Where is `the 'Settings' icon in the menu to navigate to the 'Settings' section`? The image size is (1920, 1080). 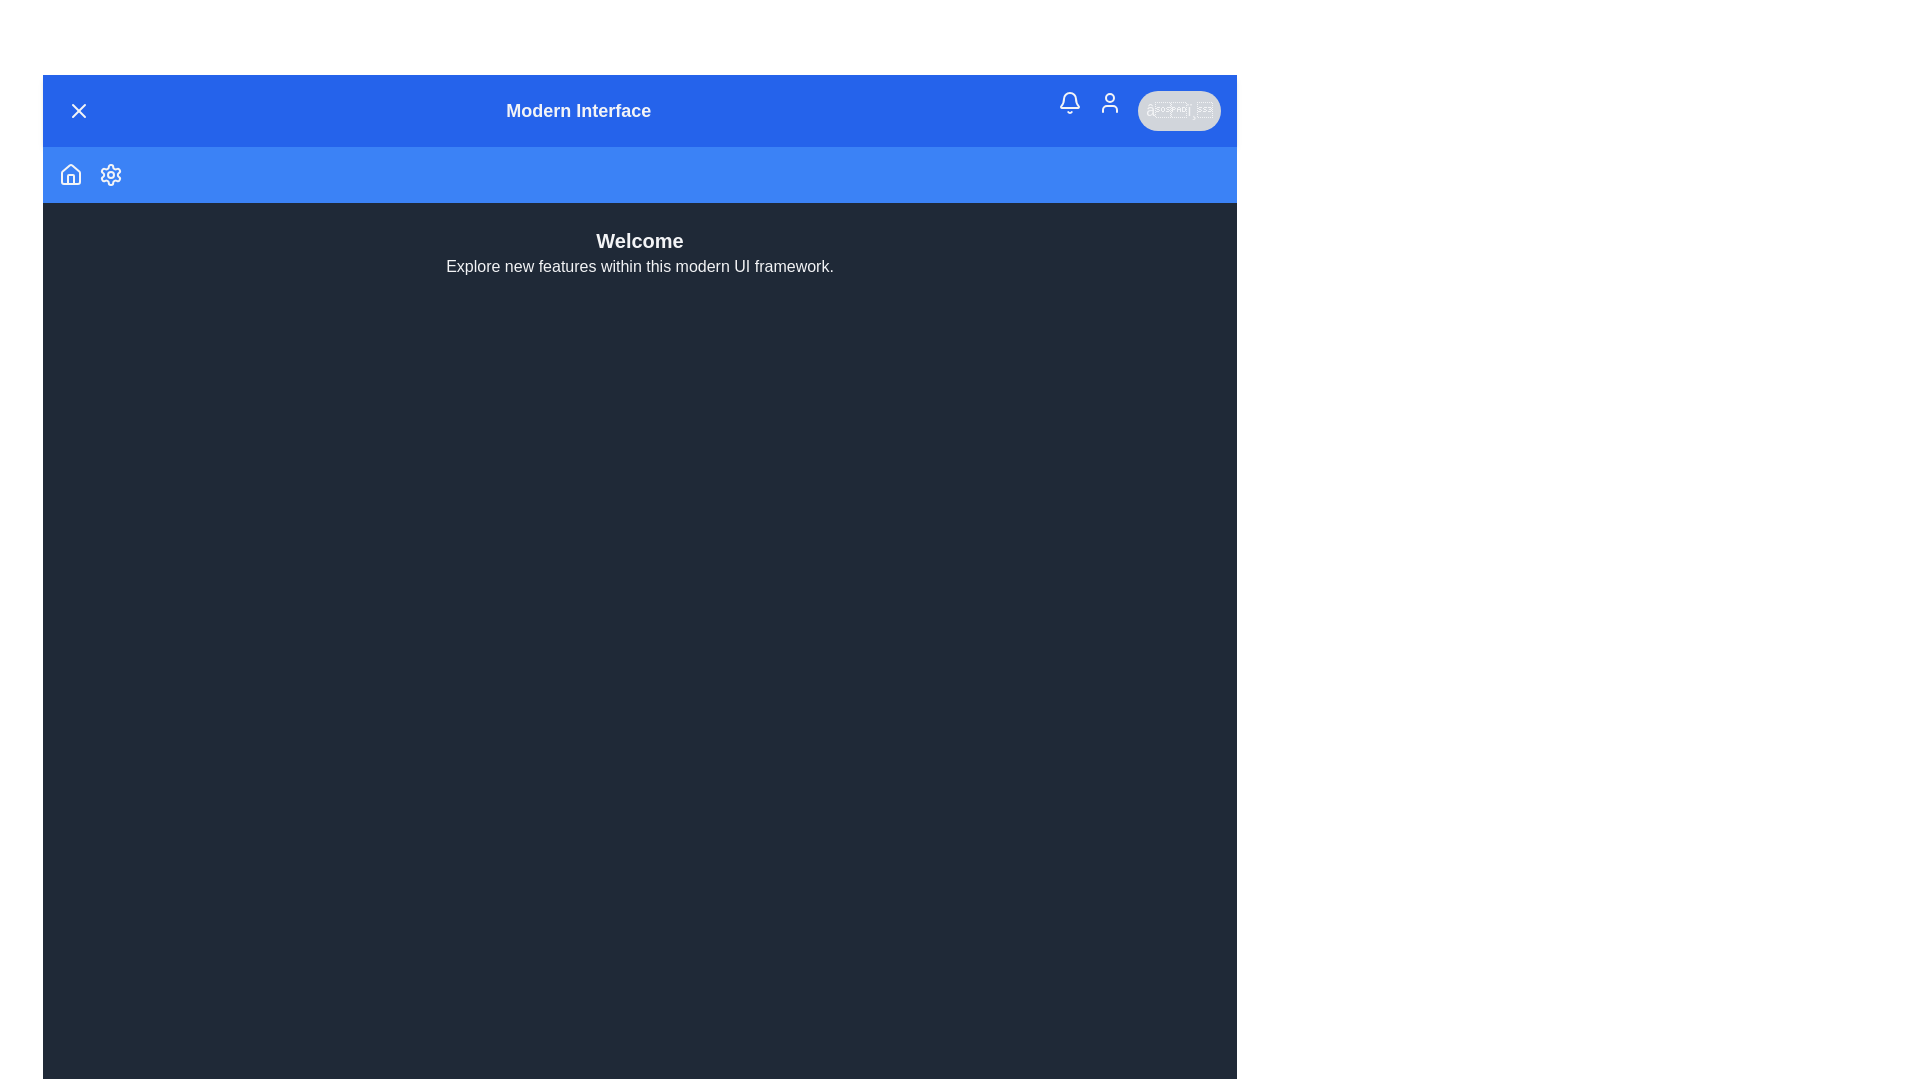
the 'Settings' icon in the menu to navigate to the 'Settings' section is located at coordinates (109, 173).